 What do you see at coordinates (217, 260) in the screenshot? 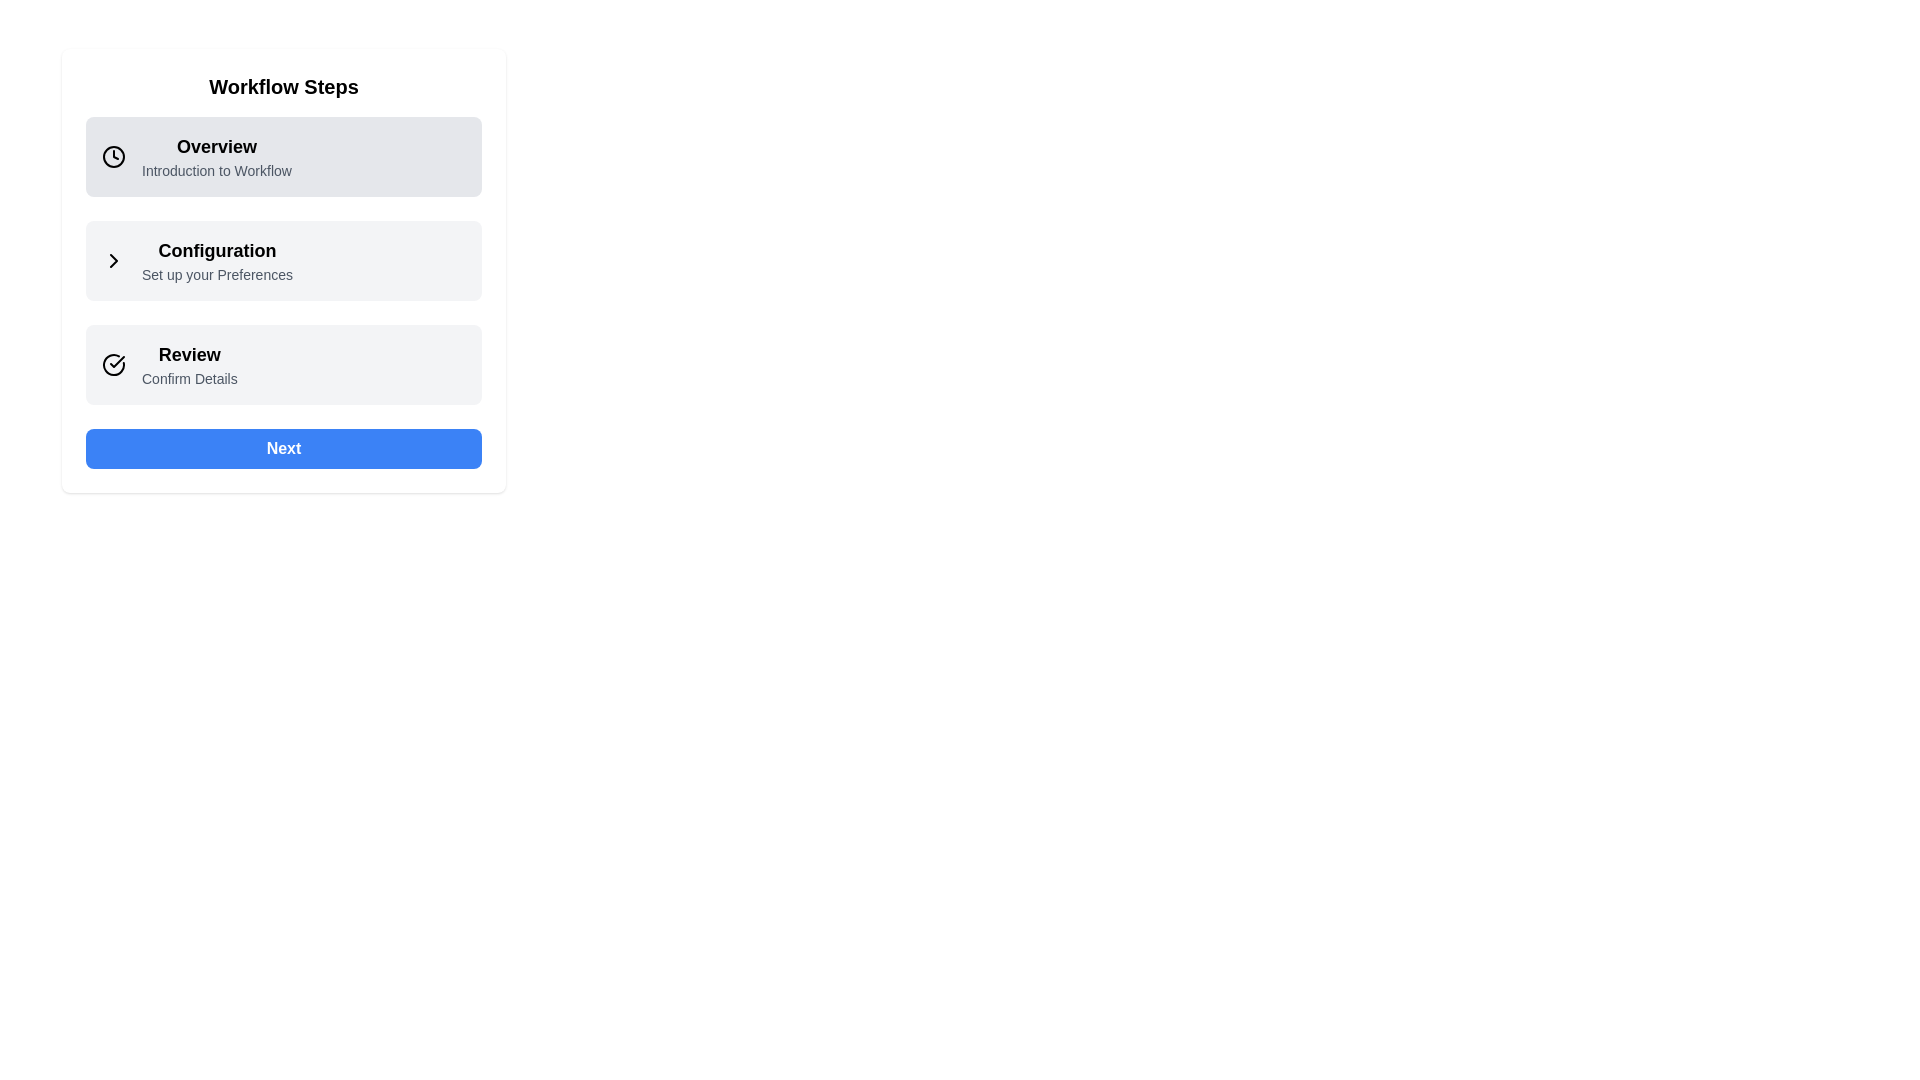
I see `the 'Configuration' text element which features bold, prominently styled text and smaller gray-colored text, located in the second row of the workflow steps panel` at bounding box center [217, 260].